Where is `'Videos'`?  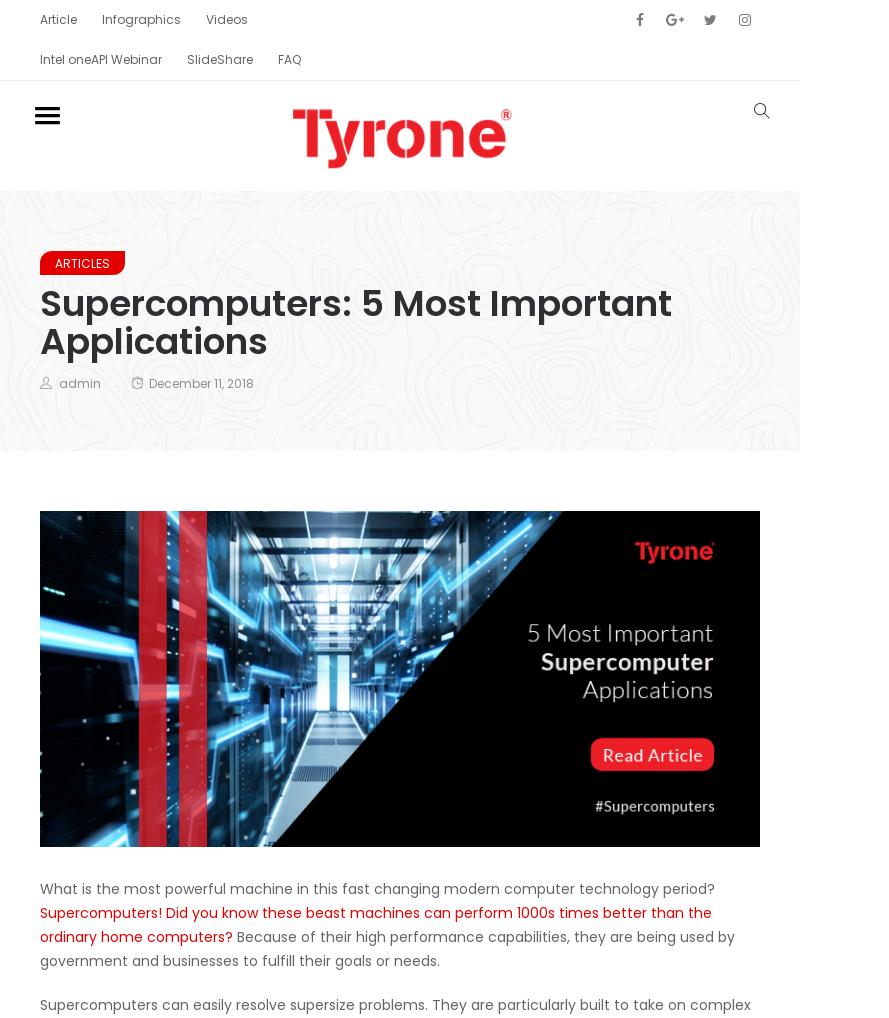
'Videos' is located at coordinates (225, 18).